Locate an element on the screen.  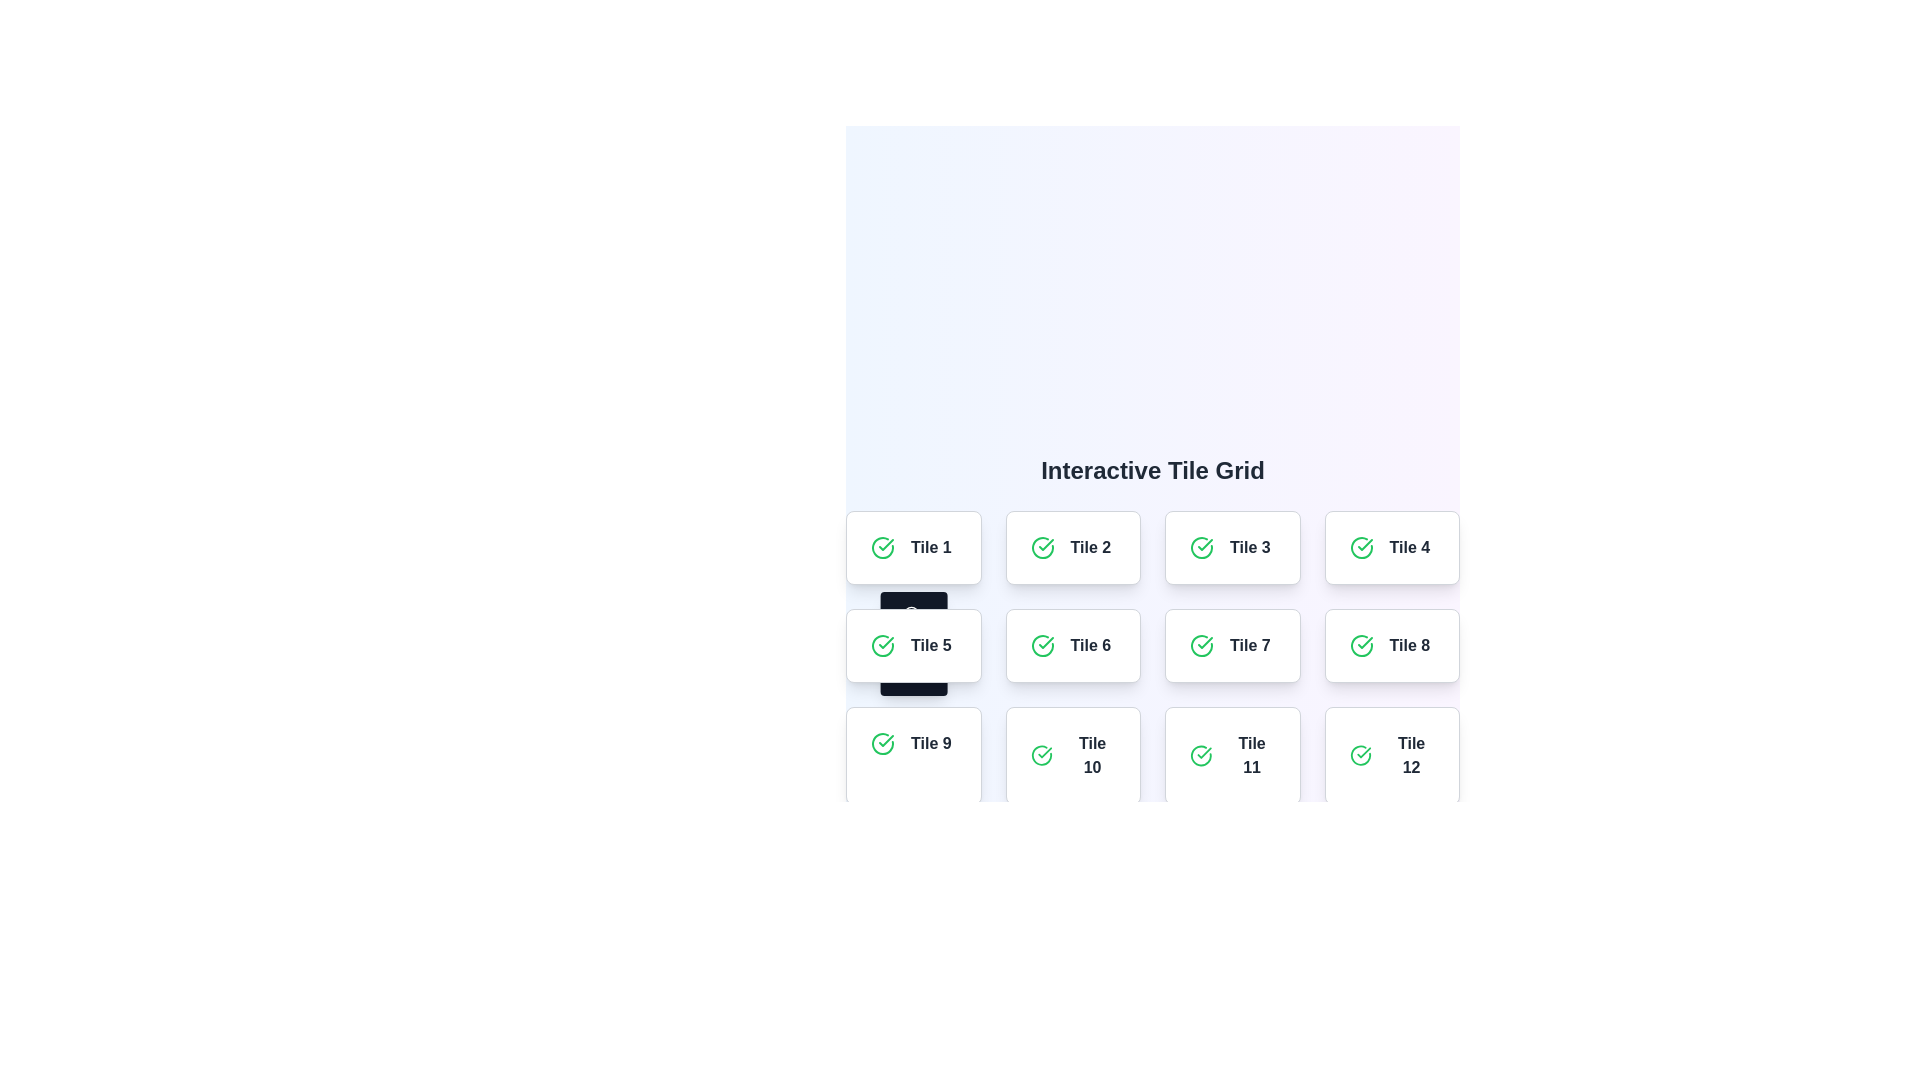
the green checkmark icon within the circular icon located in 'Tile 10' of the 'Interactive Tile Grid' is located at coordinates (1044, 753).